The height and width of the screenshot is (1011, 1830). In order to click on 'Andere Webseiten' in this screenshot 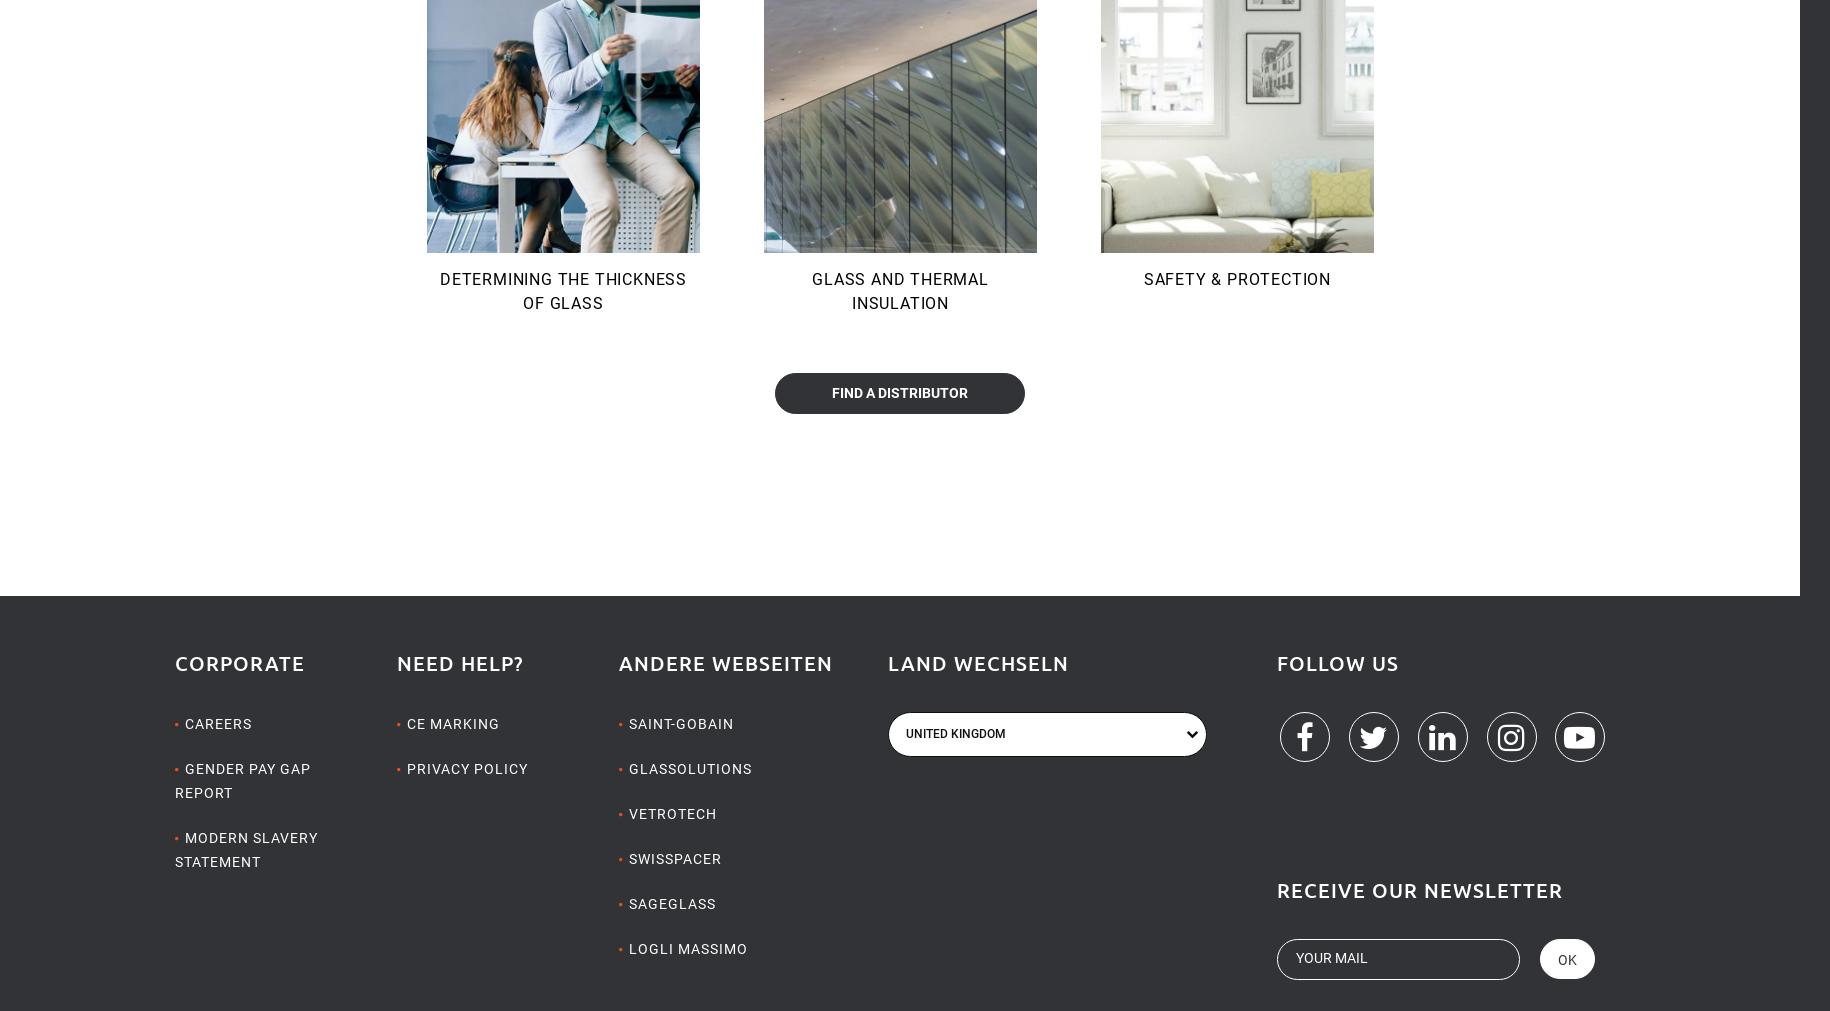, I will do `click(725, 663)`.